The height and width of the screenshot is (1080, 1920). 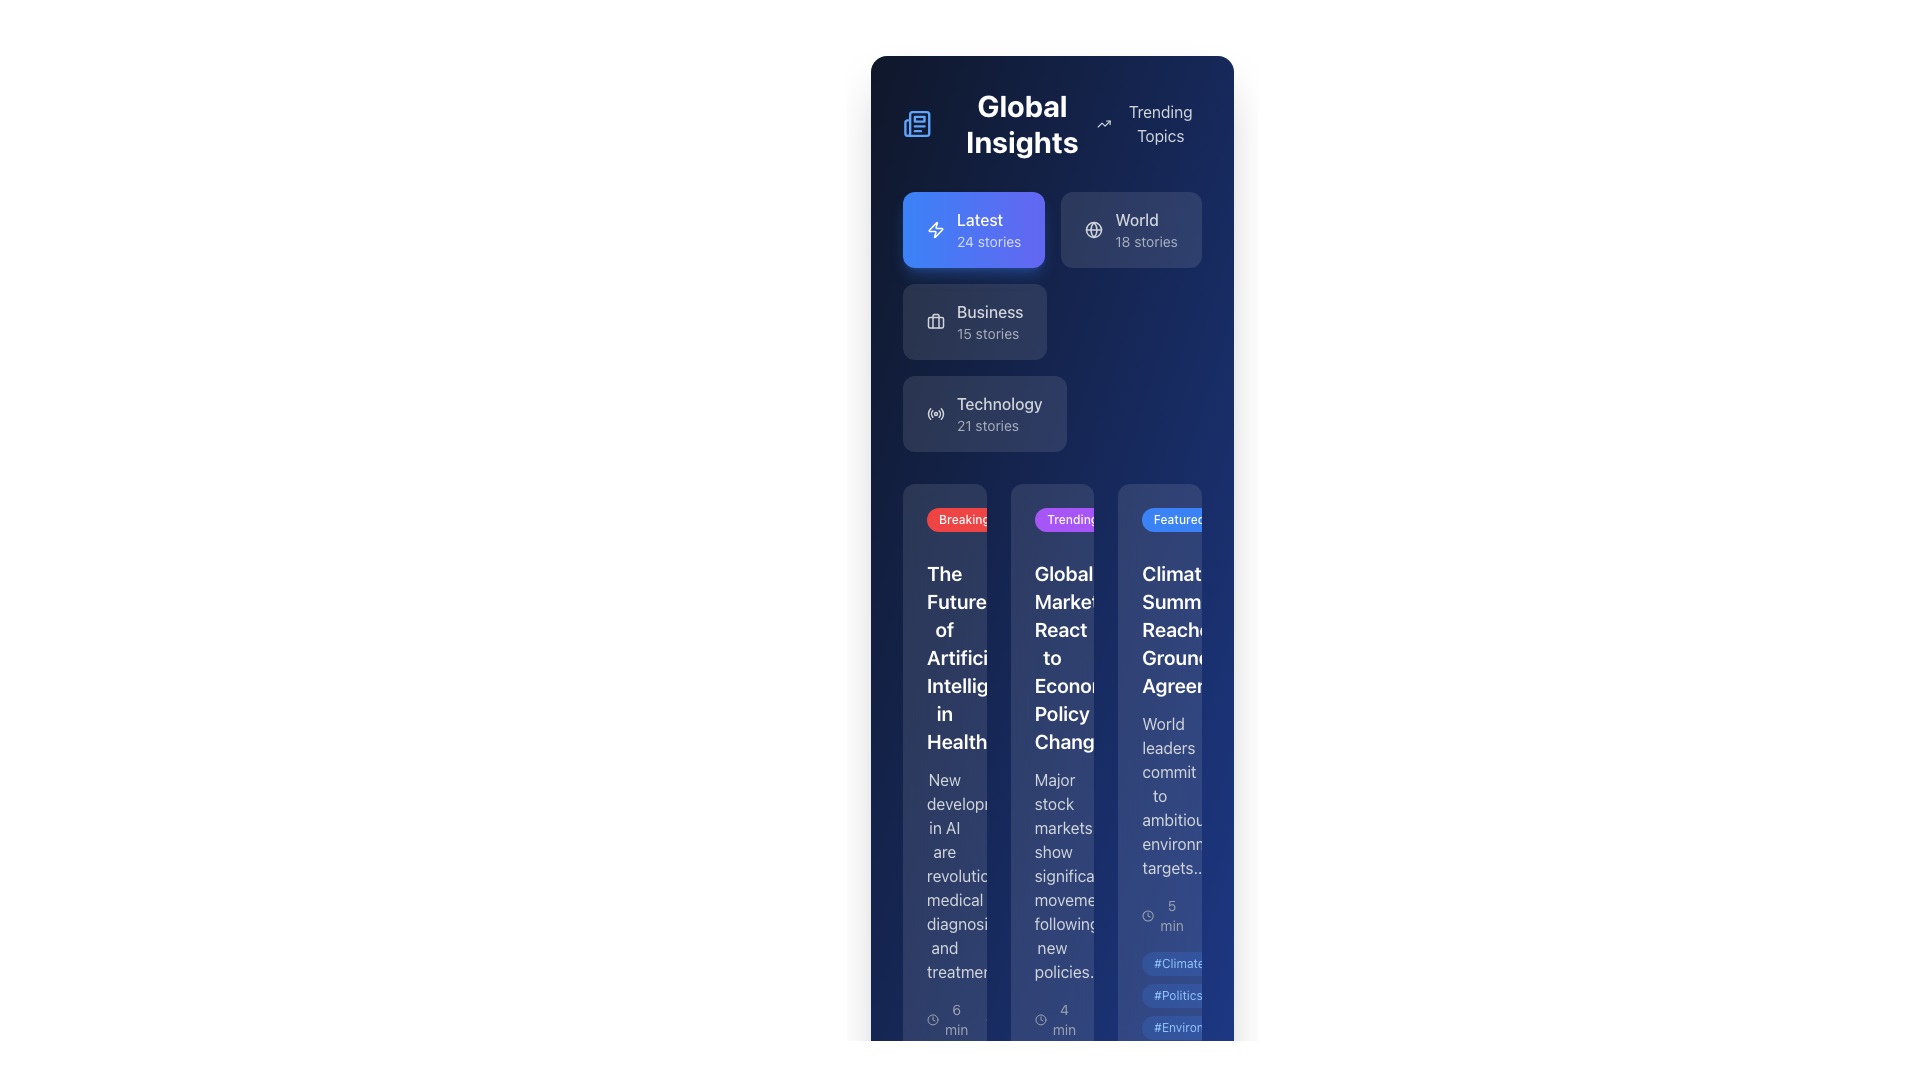 I want to click on the SVG circle that represents the frame of the clock icon located in the bottom left of the news article details column, so click(x=932, y=1019).